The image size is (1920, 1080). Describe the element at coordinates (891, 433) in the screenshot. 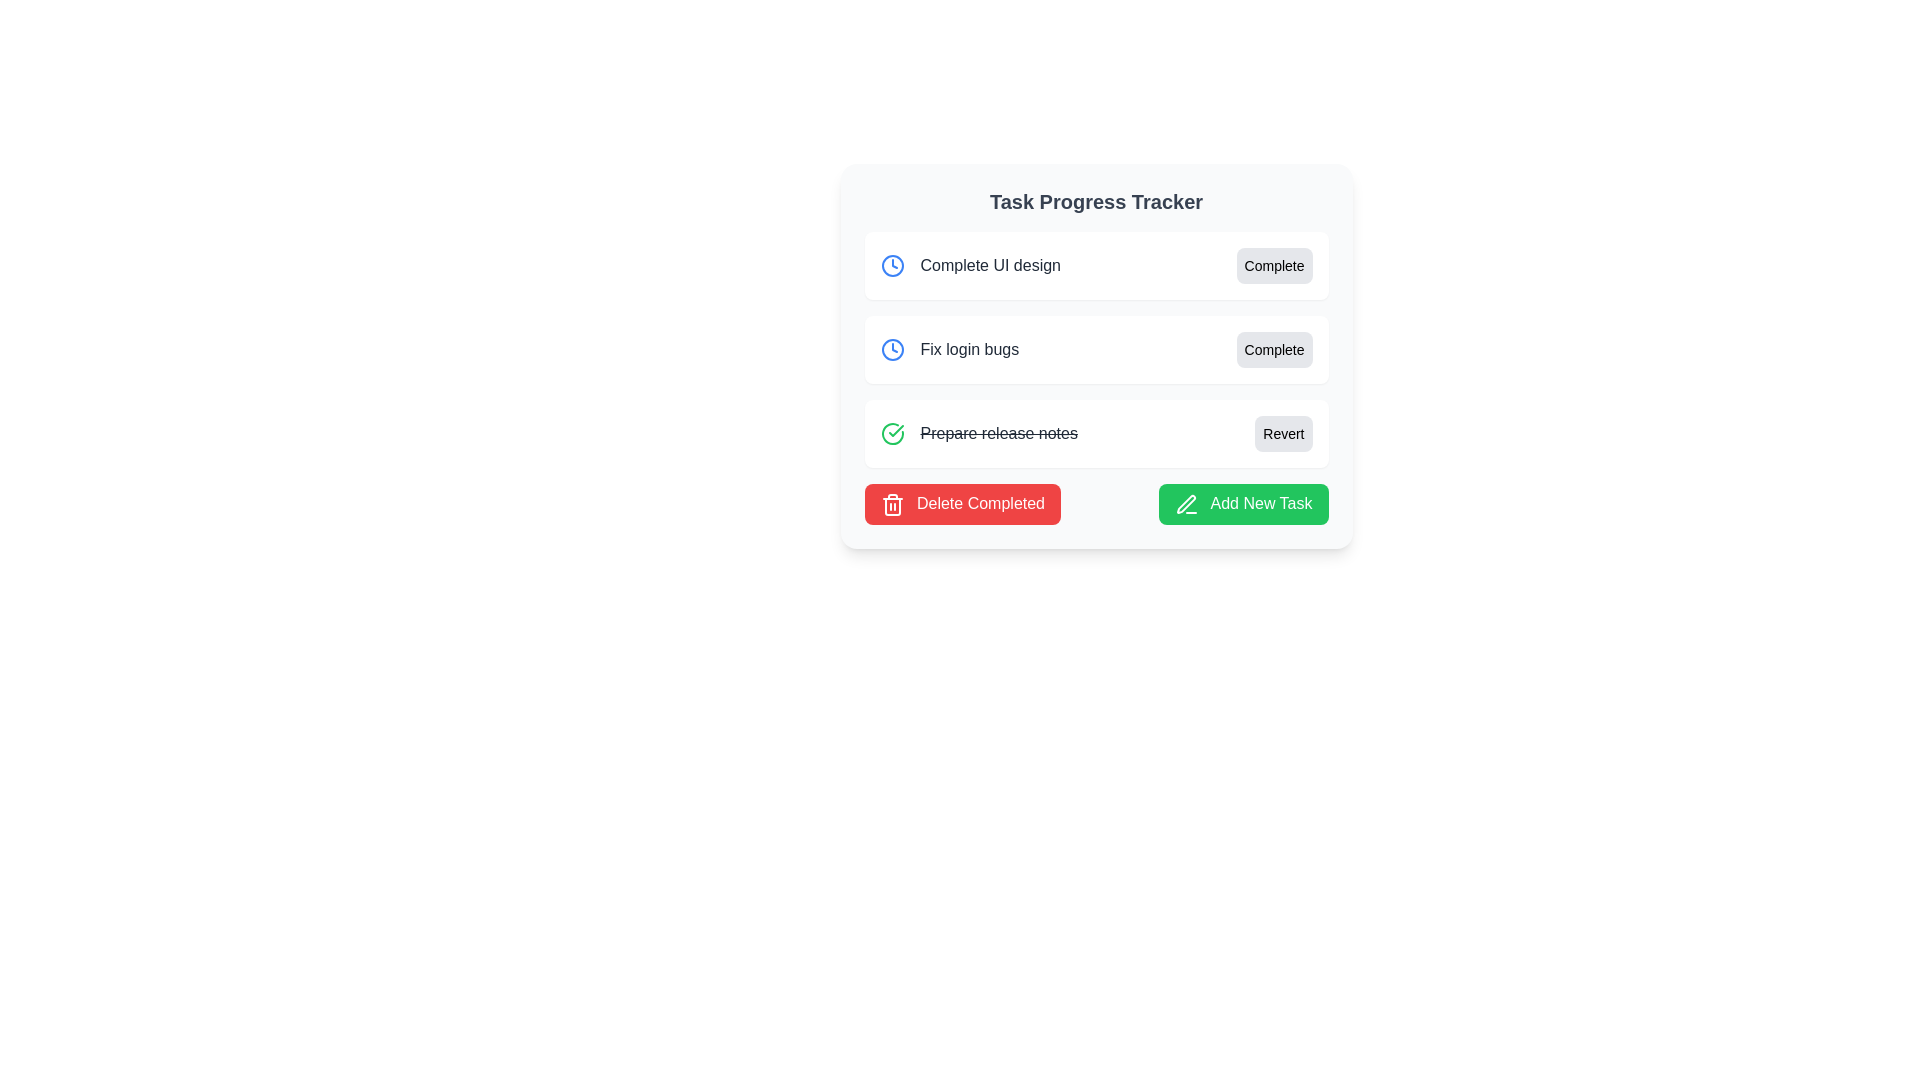

I see `the green circular icon with a checkmark, which is located to the left of the text 'Prepare release notes' in the task list of the 'Task Progress Tracker'` at that location.